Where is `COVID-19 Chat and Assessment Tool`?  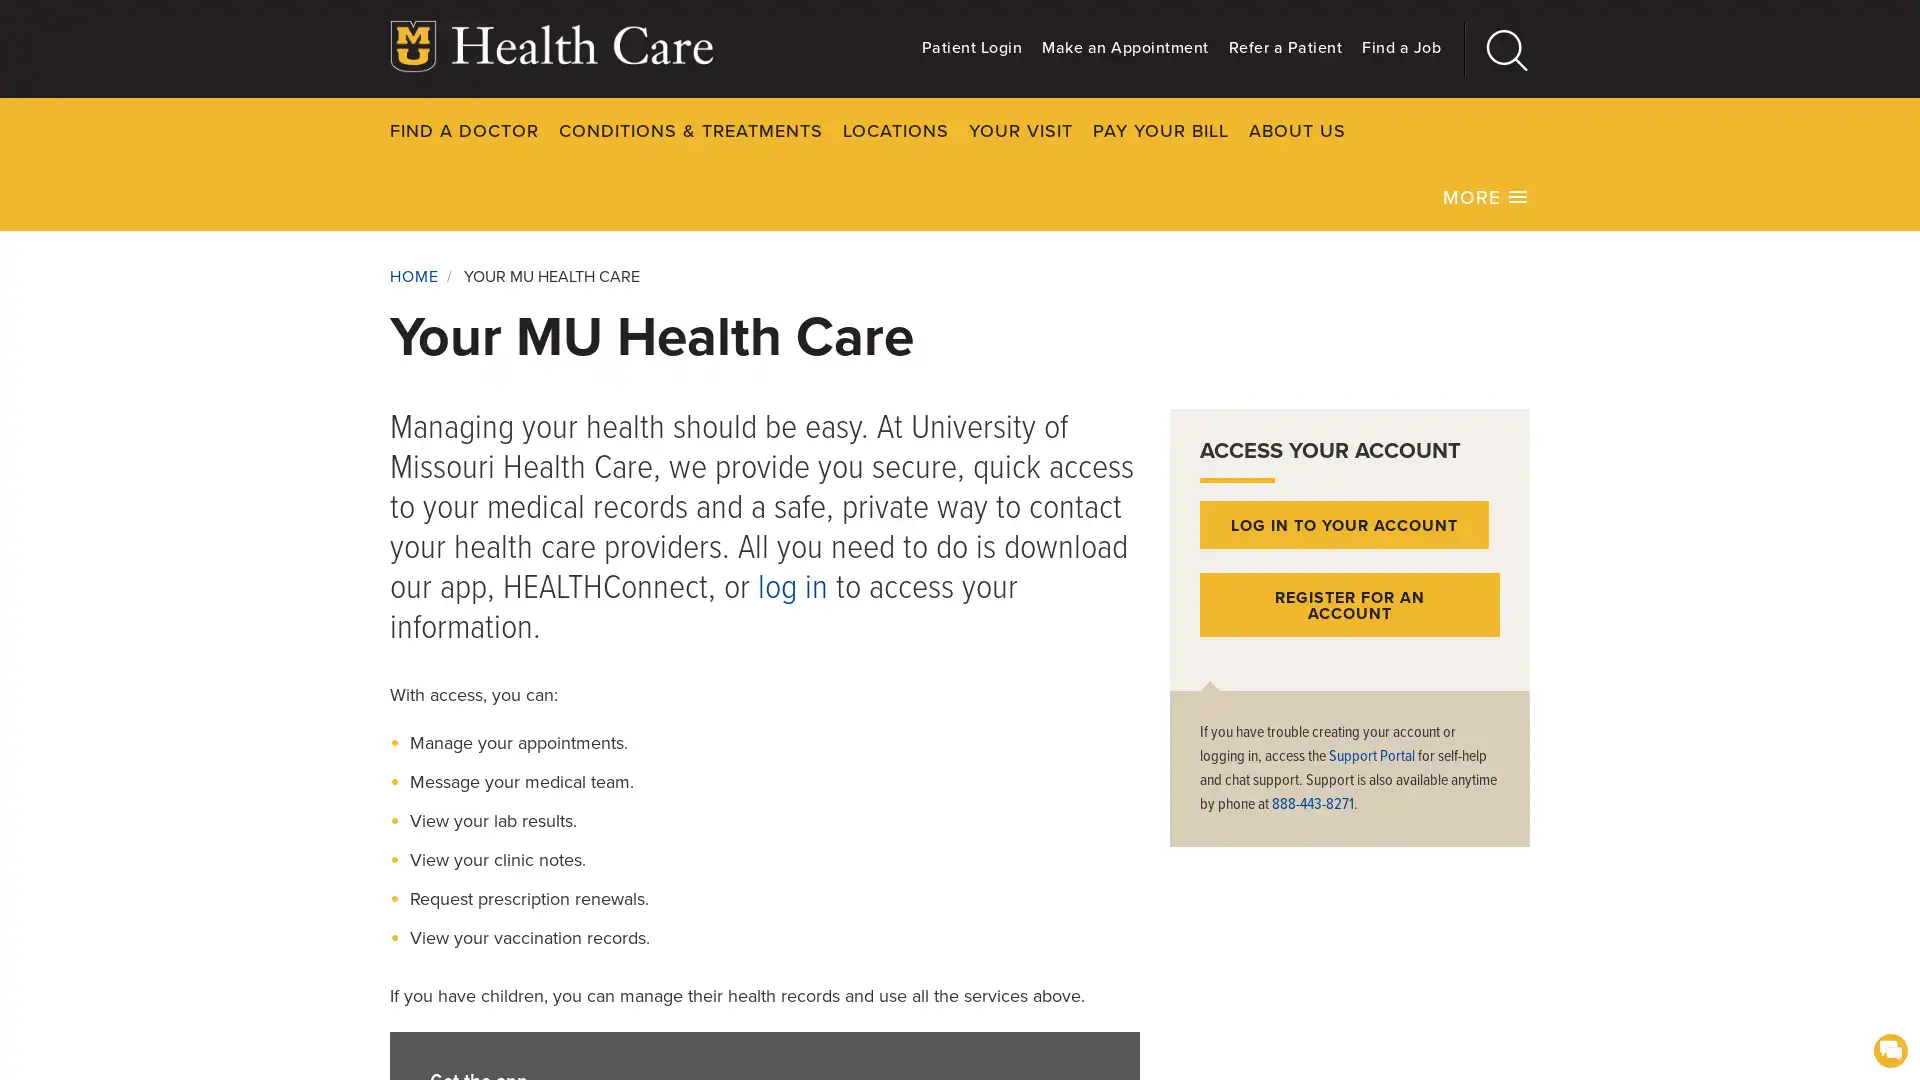
COVID-19 Chat and Assessment Tool is located at coordinates (1889, 1048).